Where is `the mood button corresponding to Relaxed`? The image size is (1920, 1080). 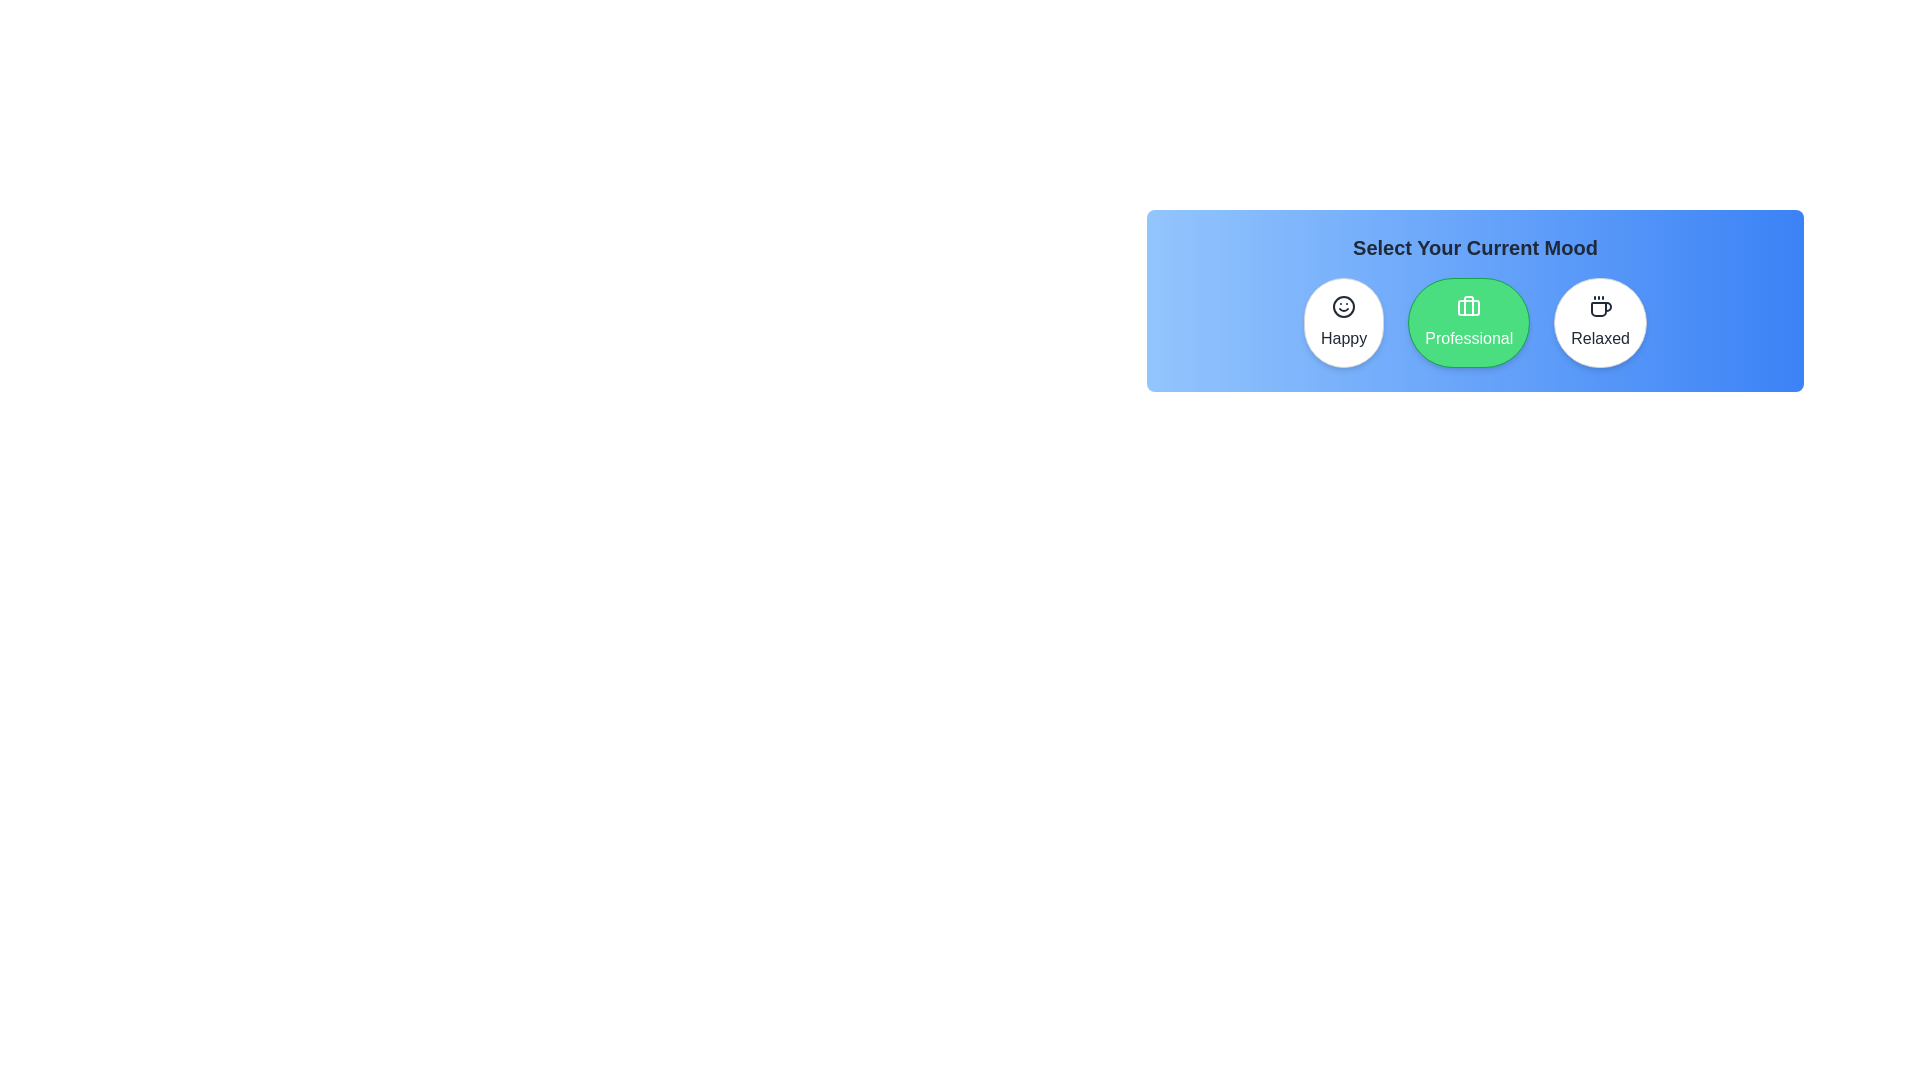
the mood button corresponding to Relaxed is located at coordinates (1601, 322).